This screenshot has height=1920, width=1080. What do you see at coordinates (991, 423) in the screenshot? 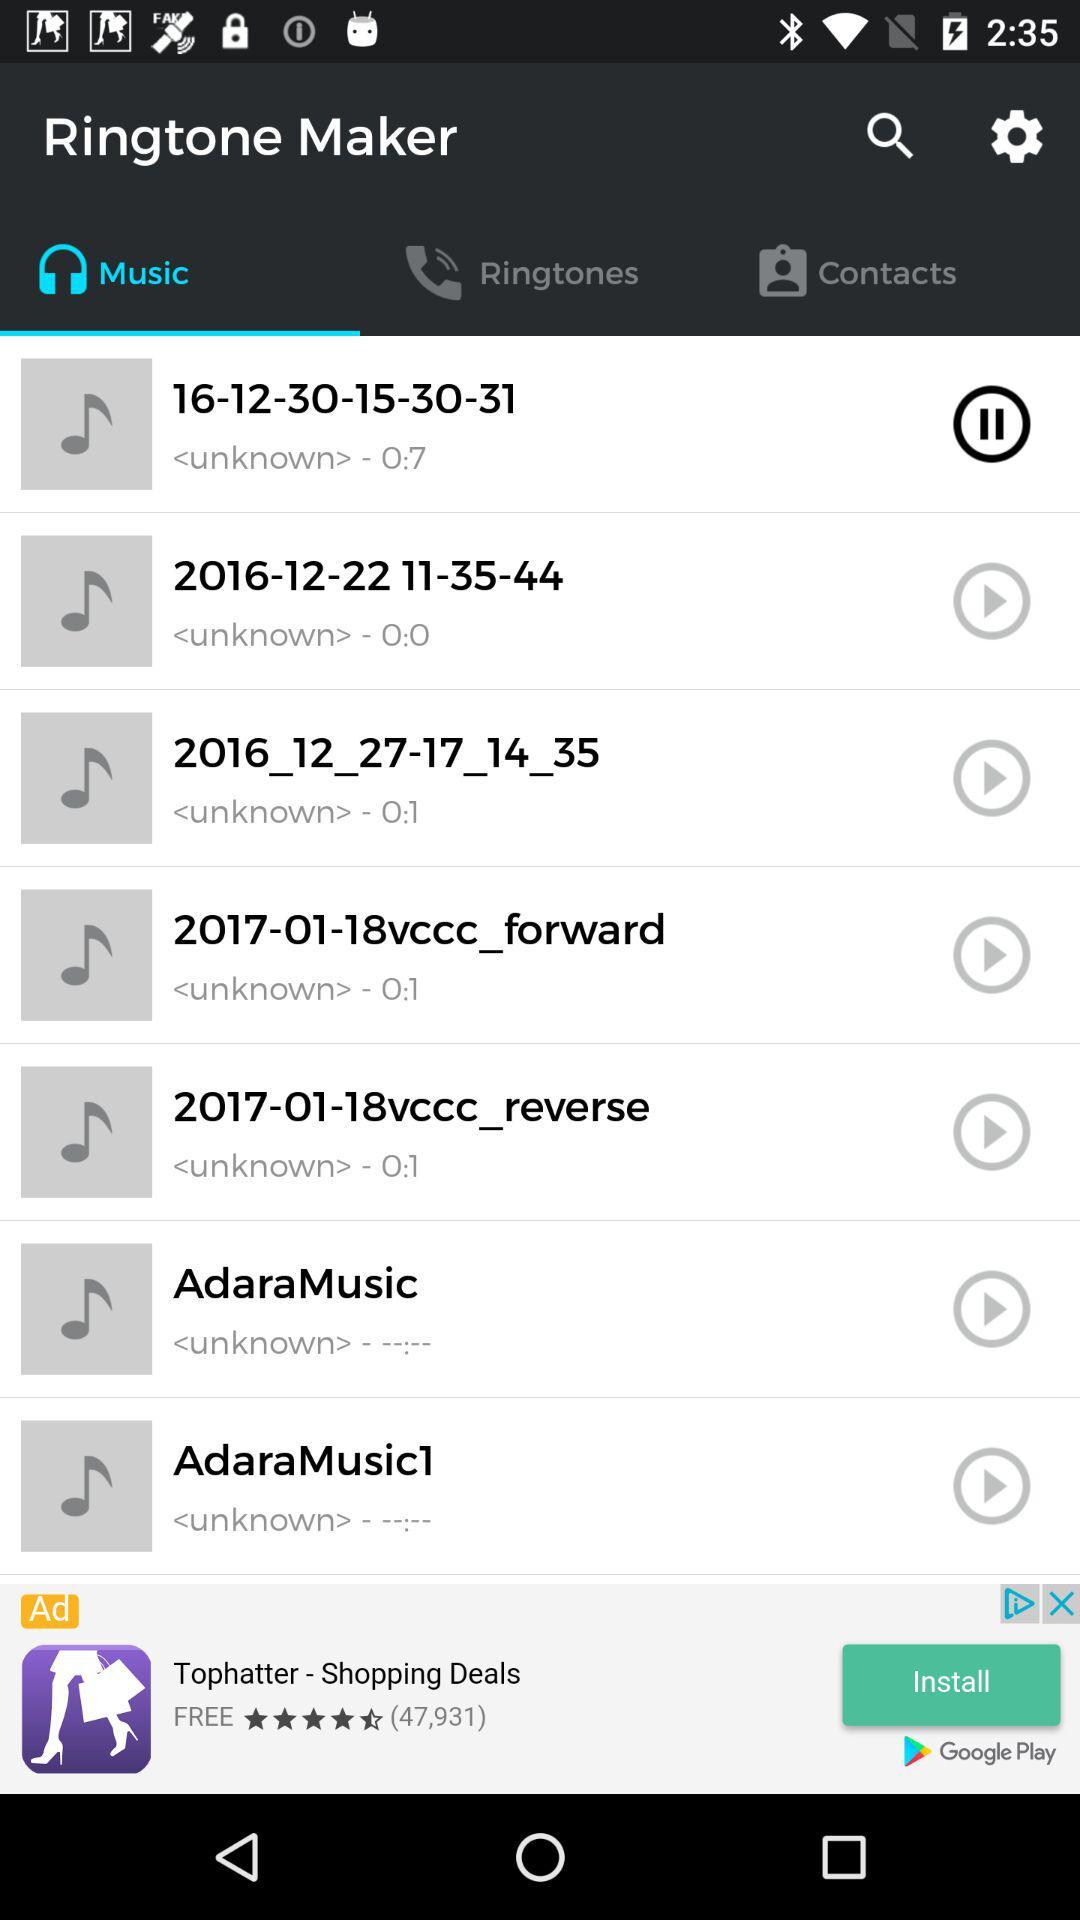
I see `pause option` at bounding box center [991, 423].